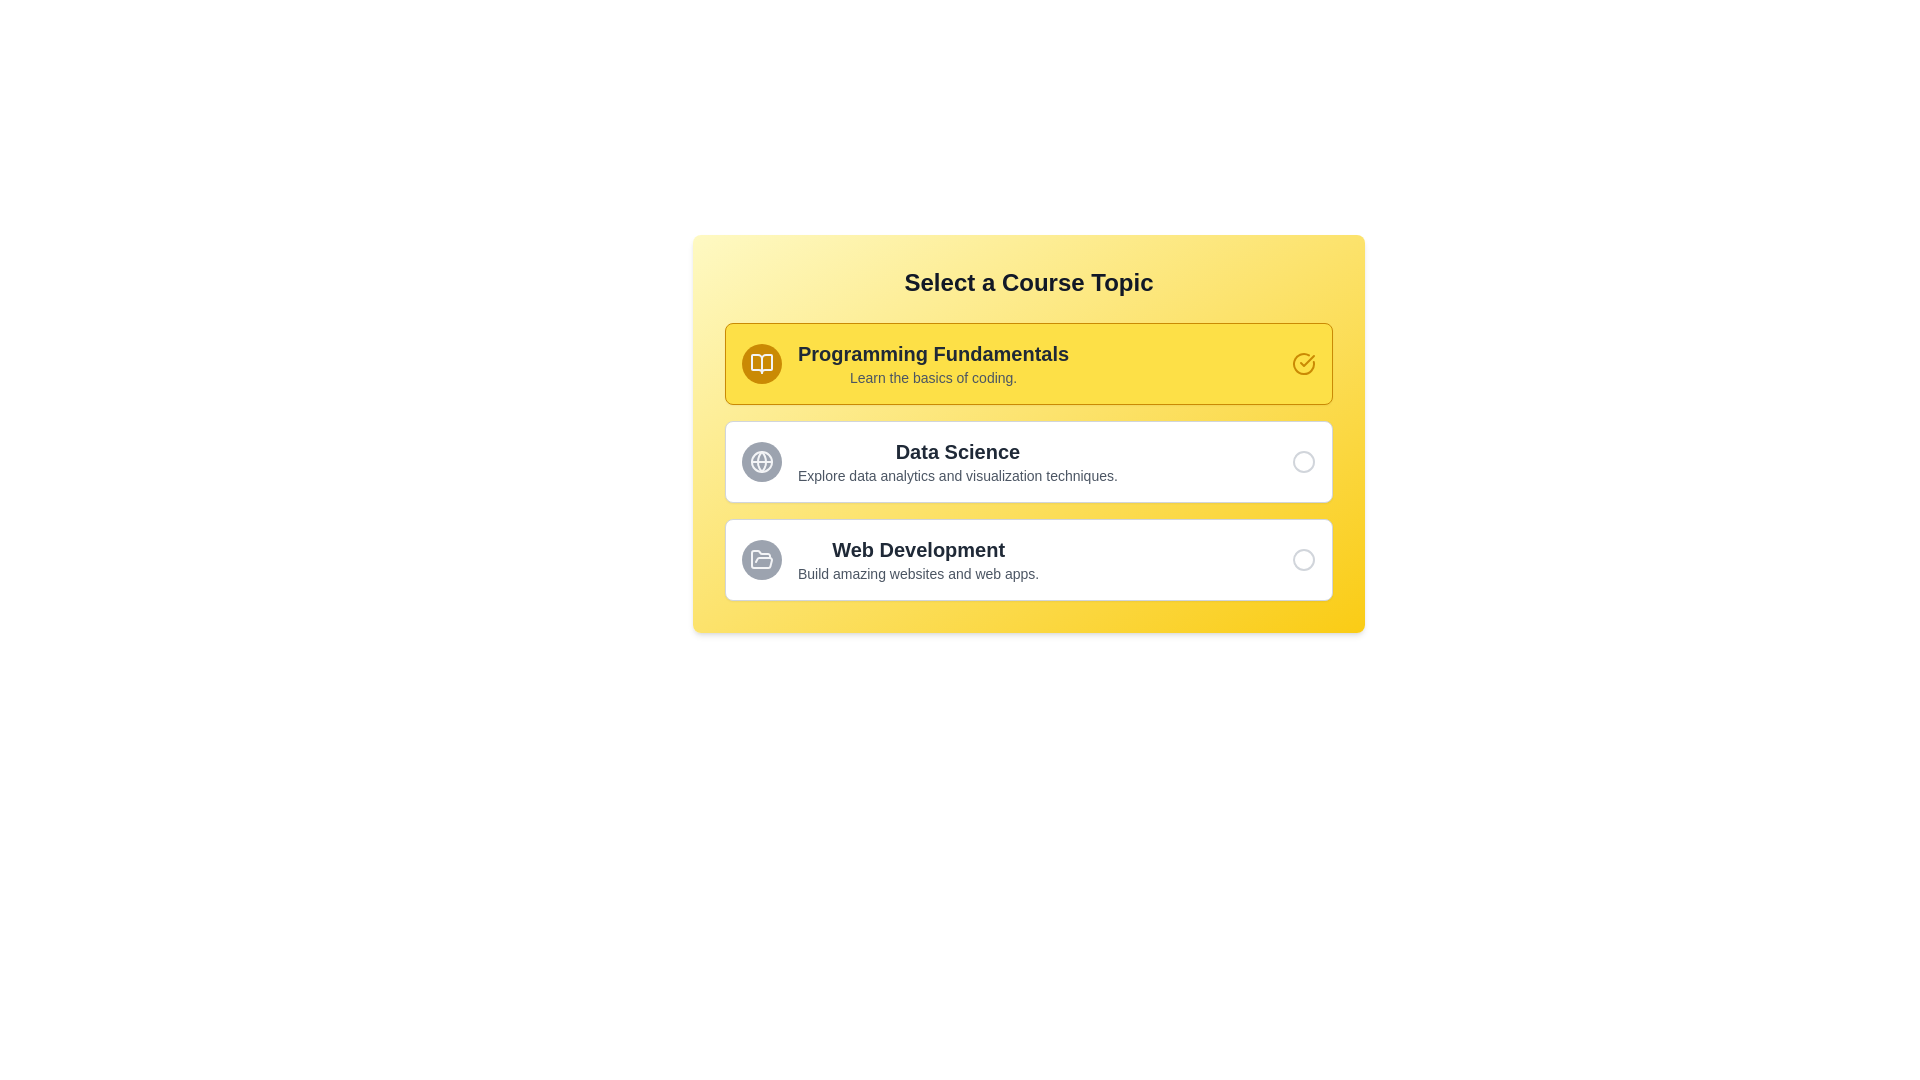  What do you see at coordinates (917, 574) in the screenshot?
I see `the text element reading 'Build amazing websites and web apps.' which is located directly under the heading 'Web Development' in the course topic selection interface` at bounding box center [917, 574].